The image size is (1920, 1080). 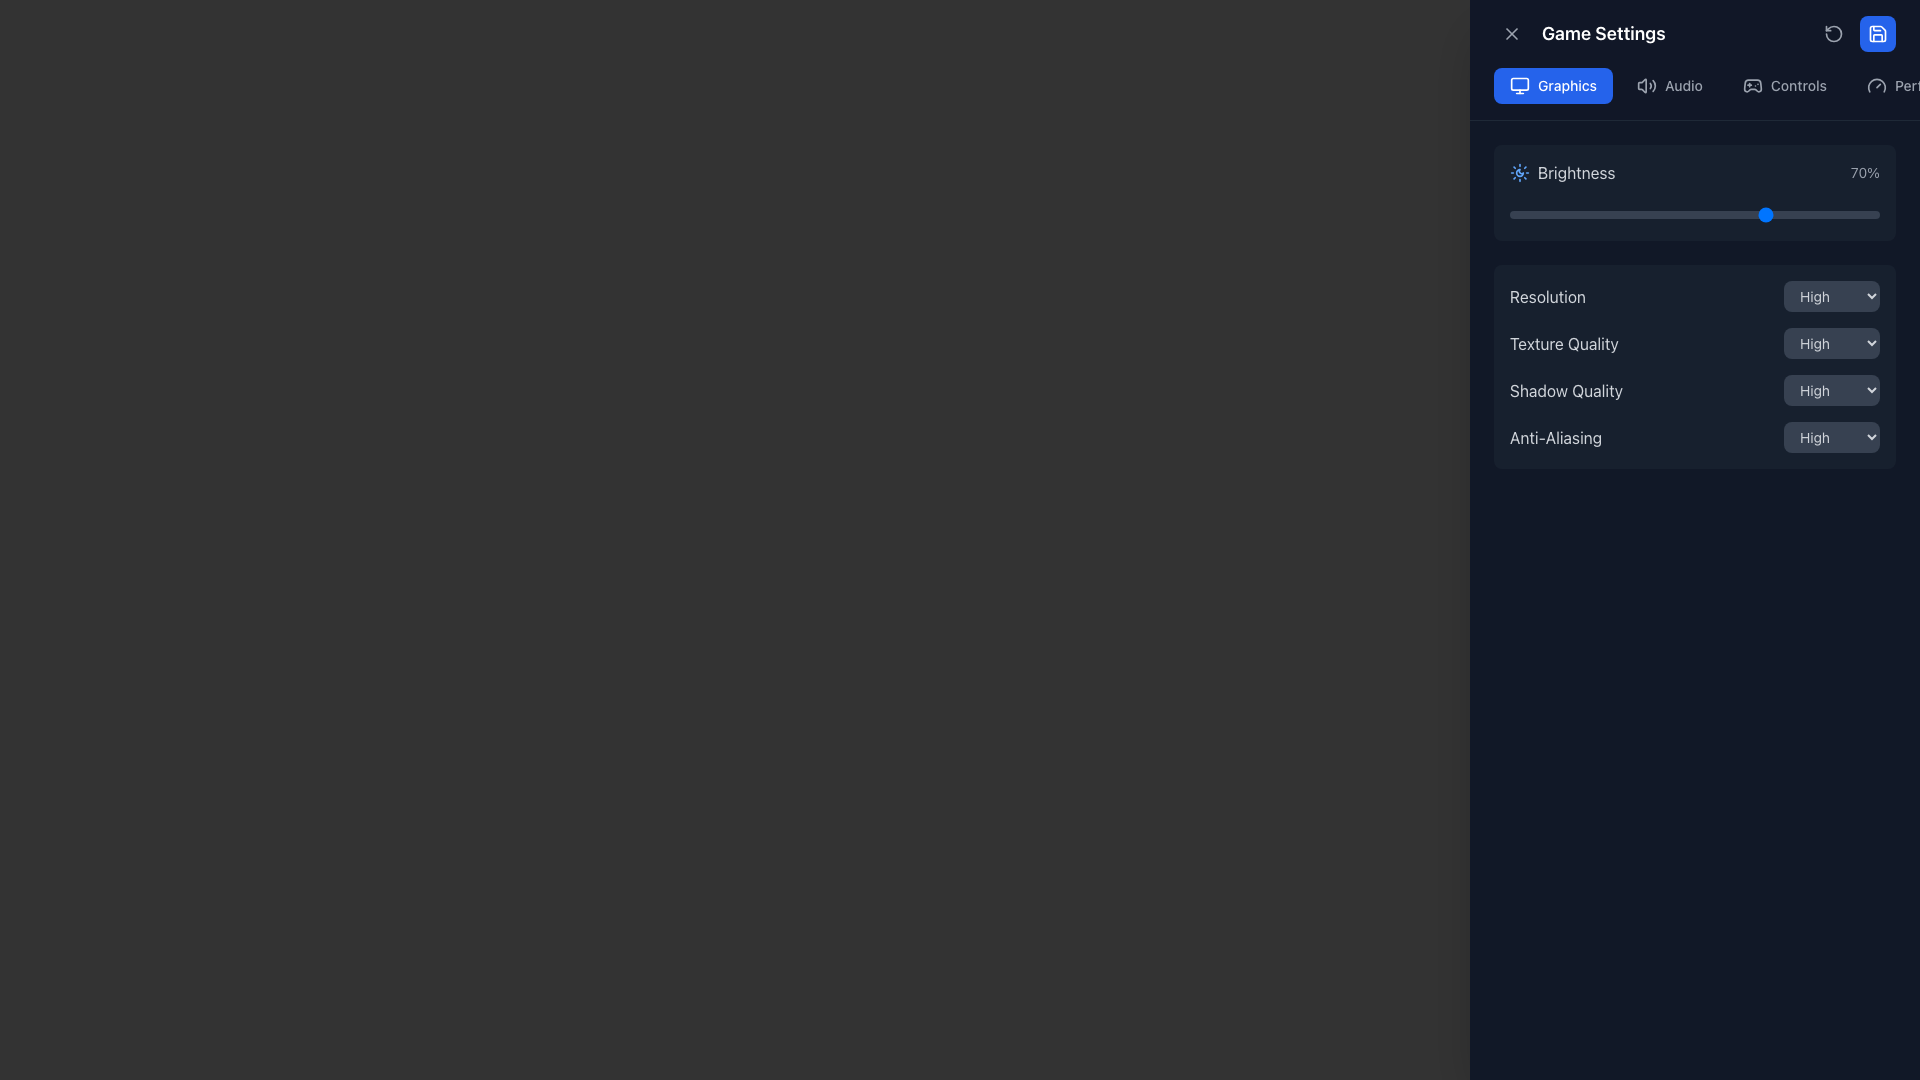 I want to click on the 'Controls' button, which is the third option in the horizontal navigation menu and features a game controller icon and gray text, so click(x=1784, y=84).